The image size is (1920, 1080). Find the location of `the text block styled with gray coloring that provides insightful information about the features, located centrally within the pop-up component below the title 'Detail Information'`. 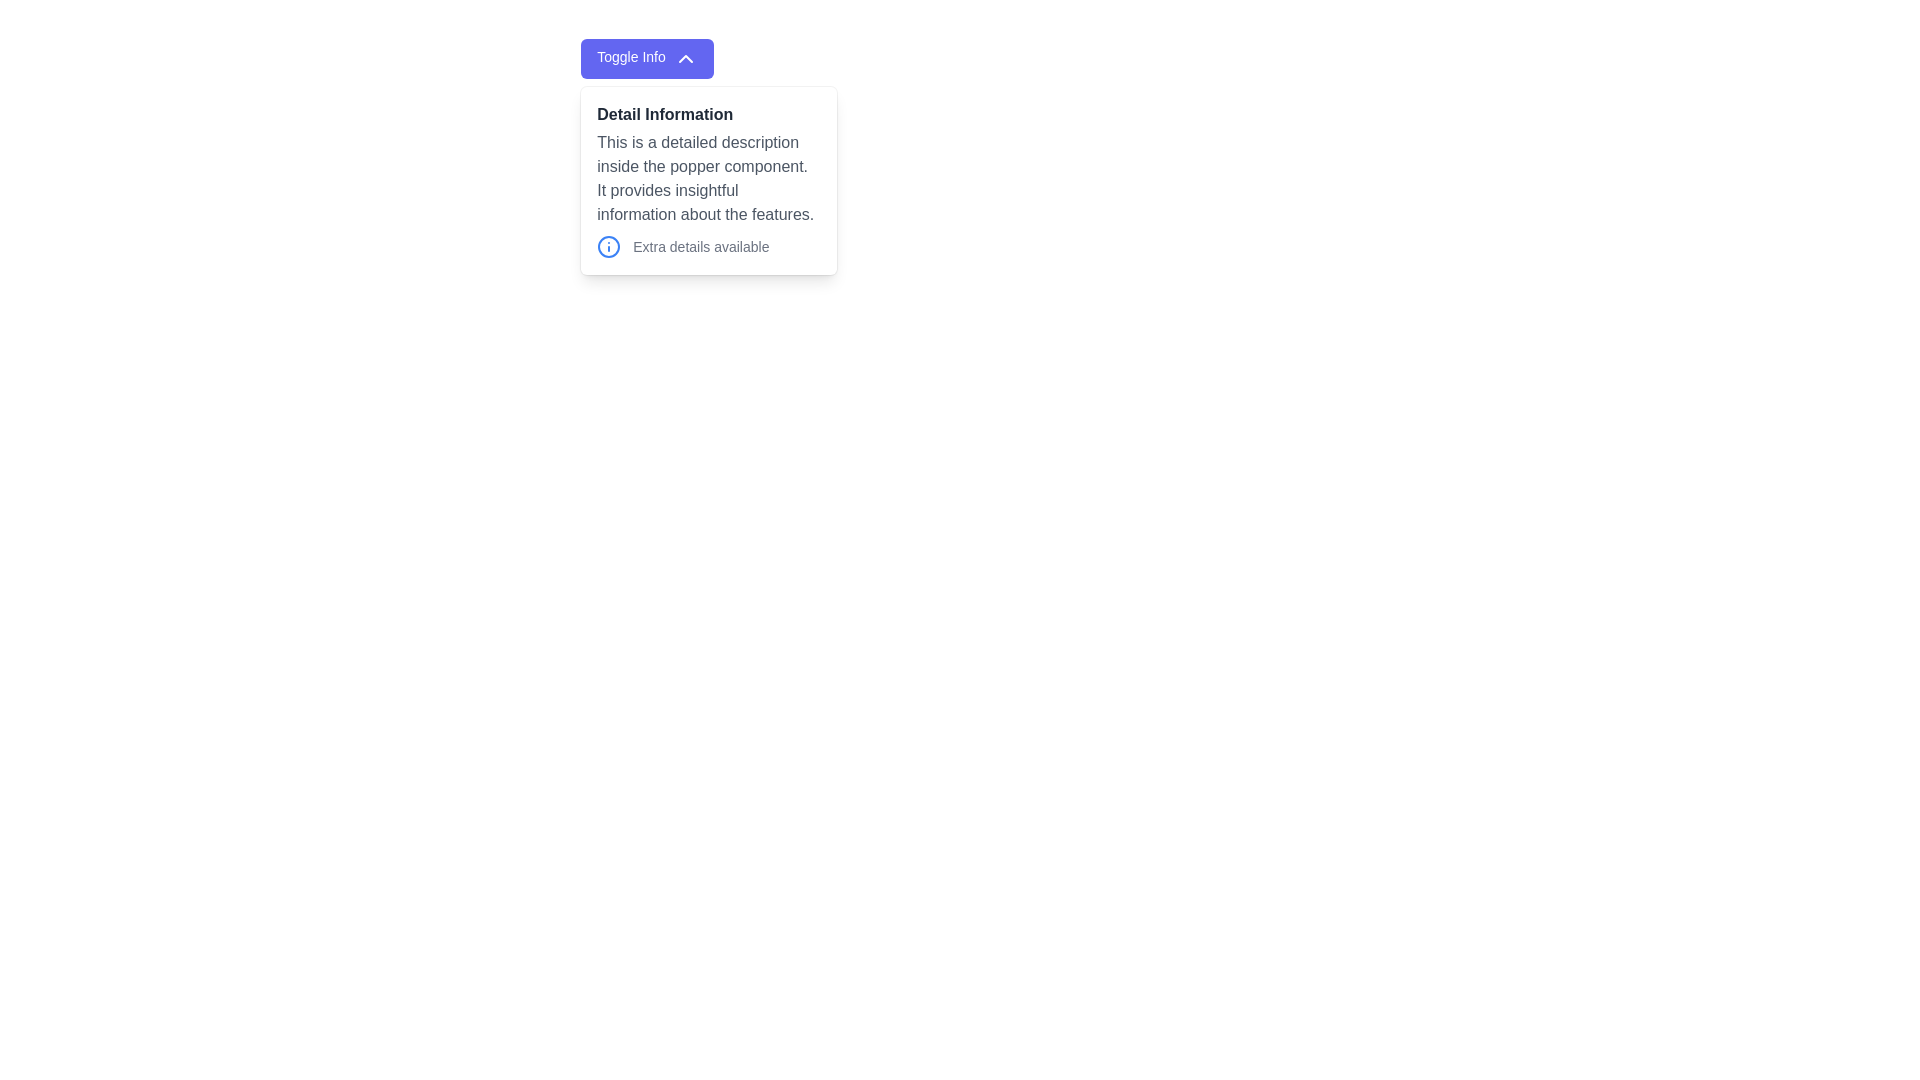

the text block styled with gray coloring that provides insightful information about the features, located centrally within the pop-up component below the title 'Detail Information' is located at coordinates (709, 177).